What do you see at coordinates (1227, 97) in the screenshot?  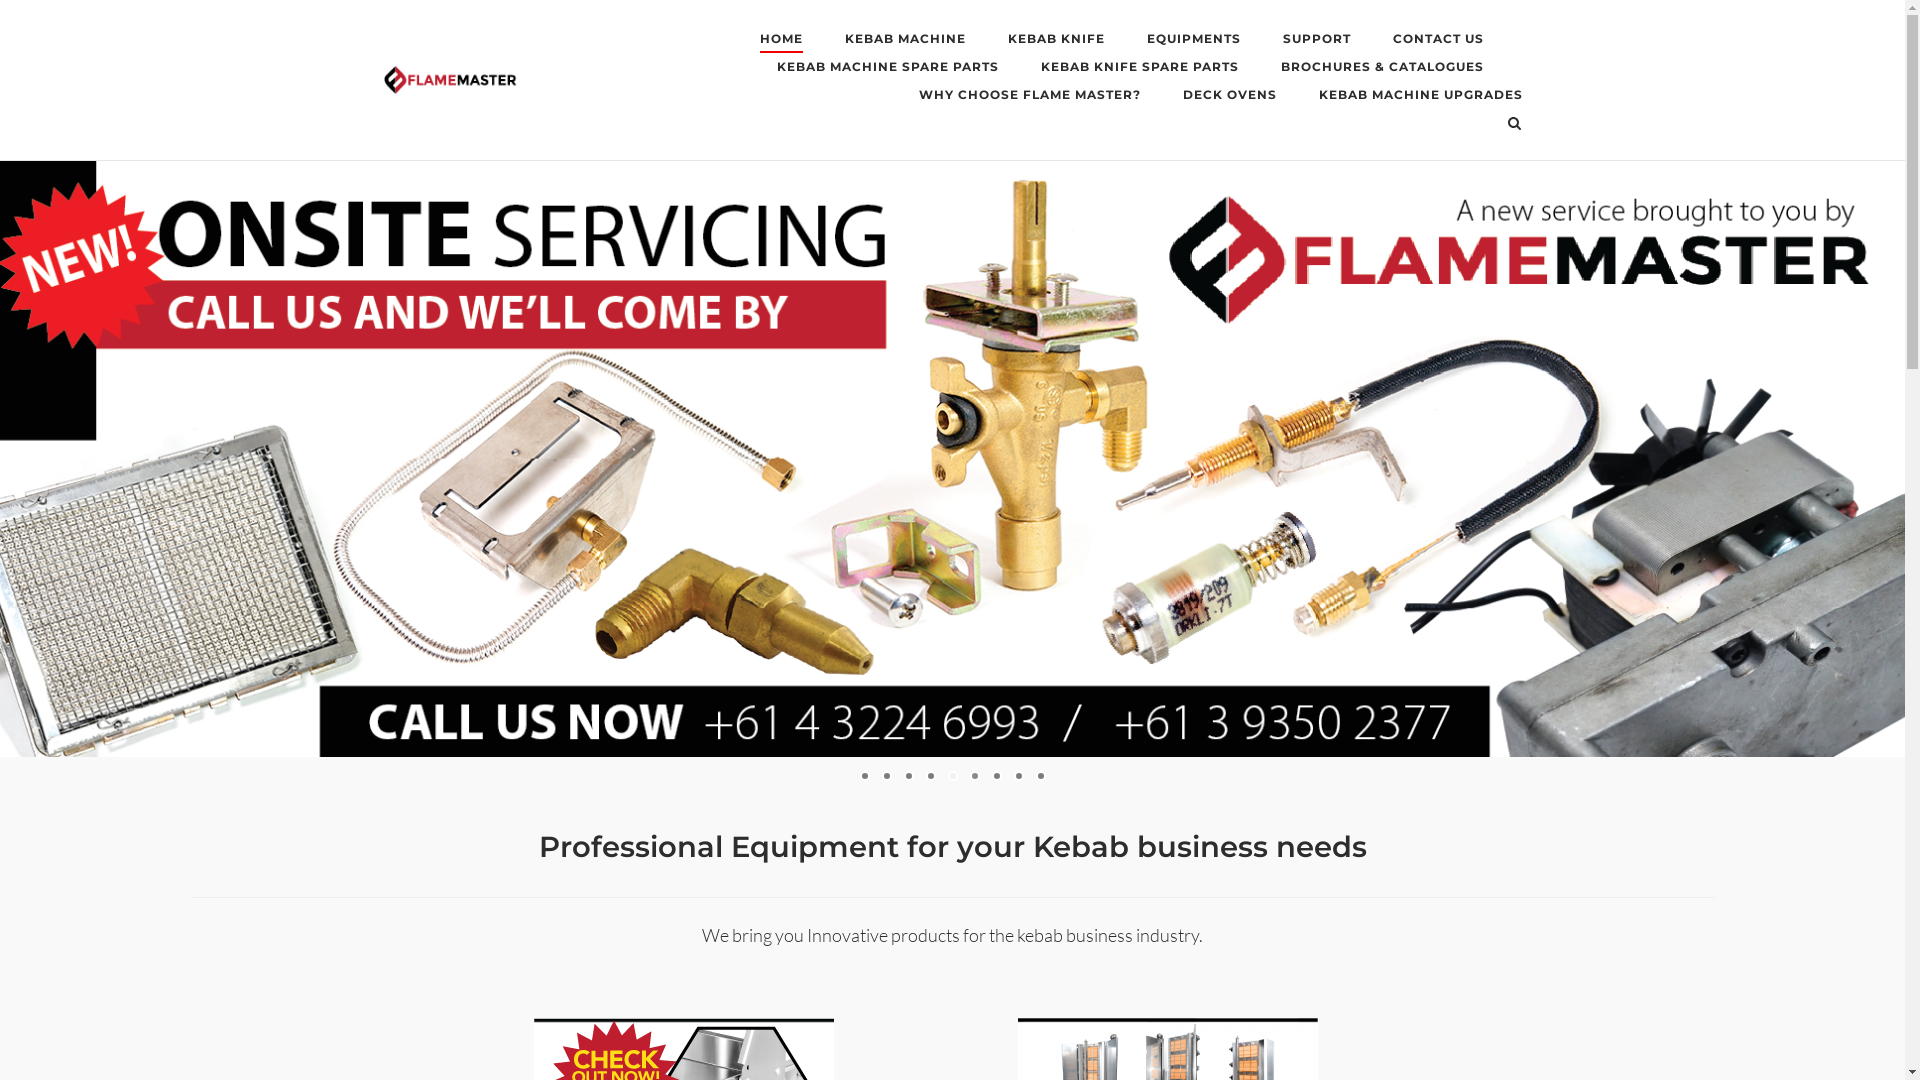 I see `'DECK OVENS'` at bounding box center [1227, 97].